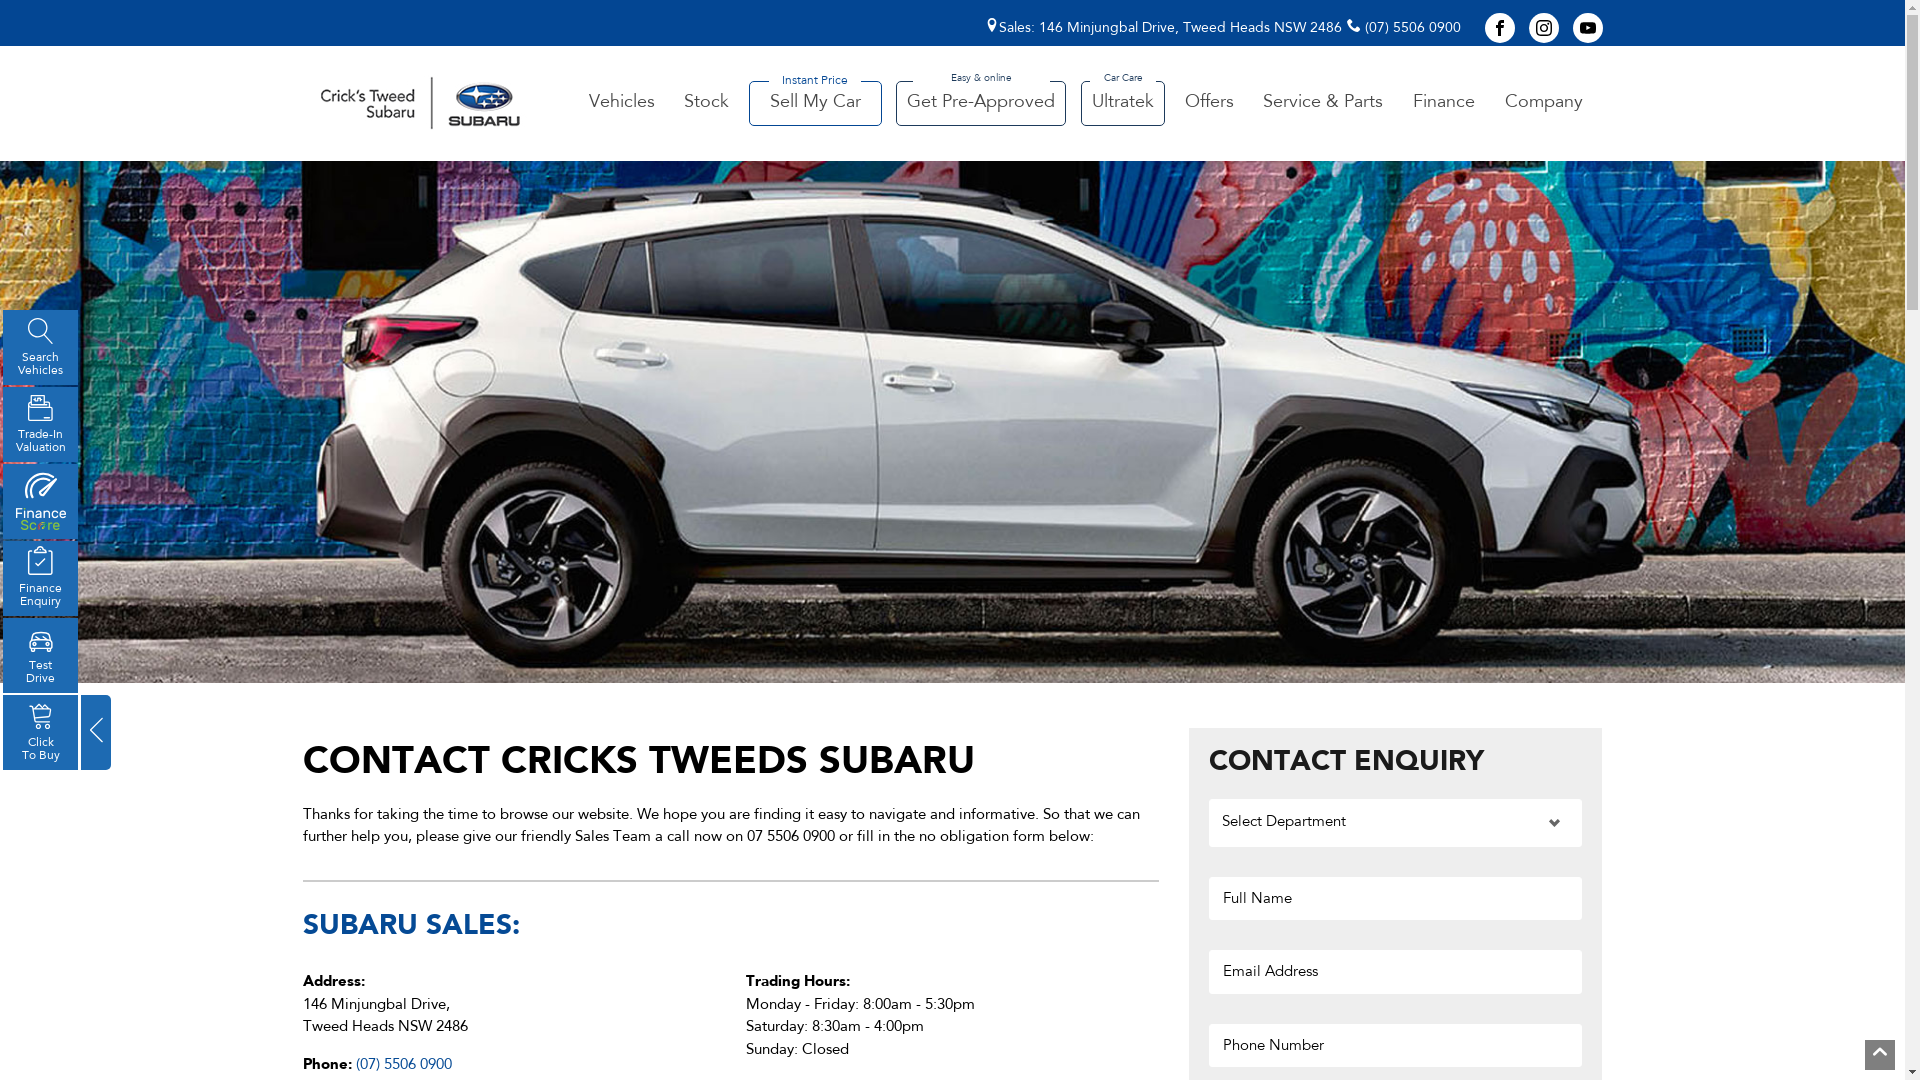 The height and width of the screenshot is (1080, 1920). I want to click on 'Service & Parts', so click(1251, 103).